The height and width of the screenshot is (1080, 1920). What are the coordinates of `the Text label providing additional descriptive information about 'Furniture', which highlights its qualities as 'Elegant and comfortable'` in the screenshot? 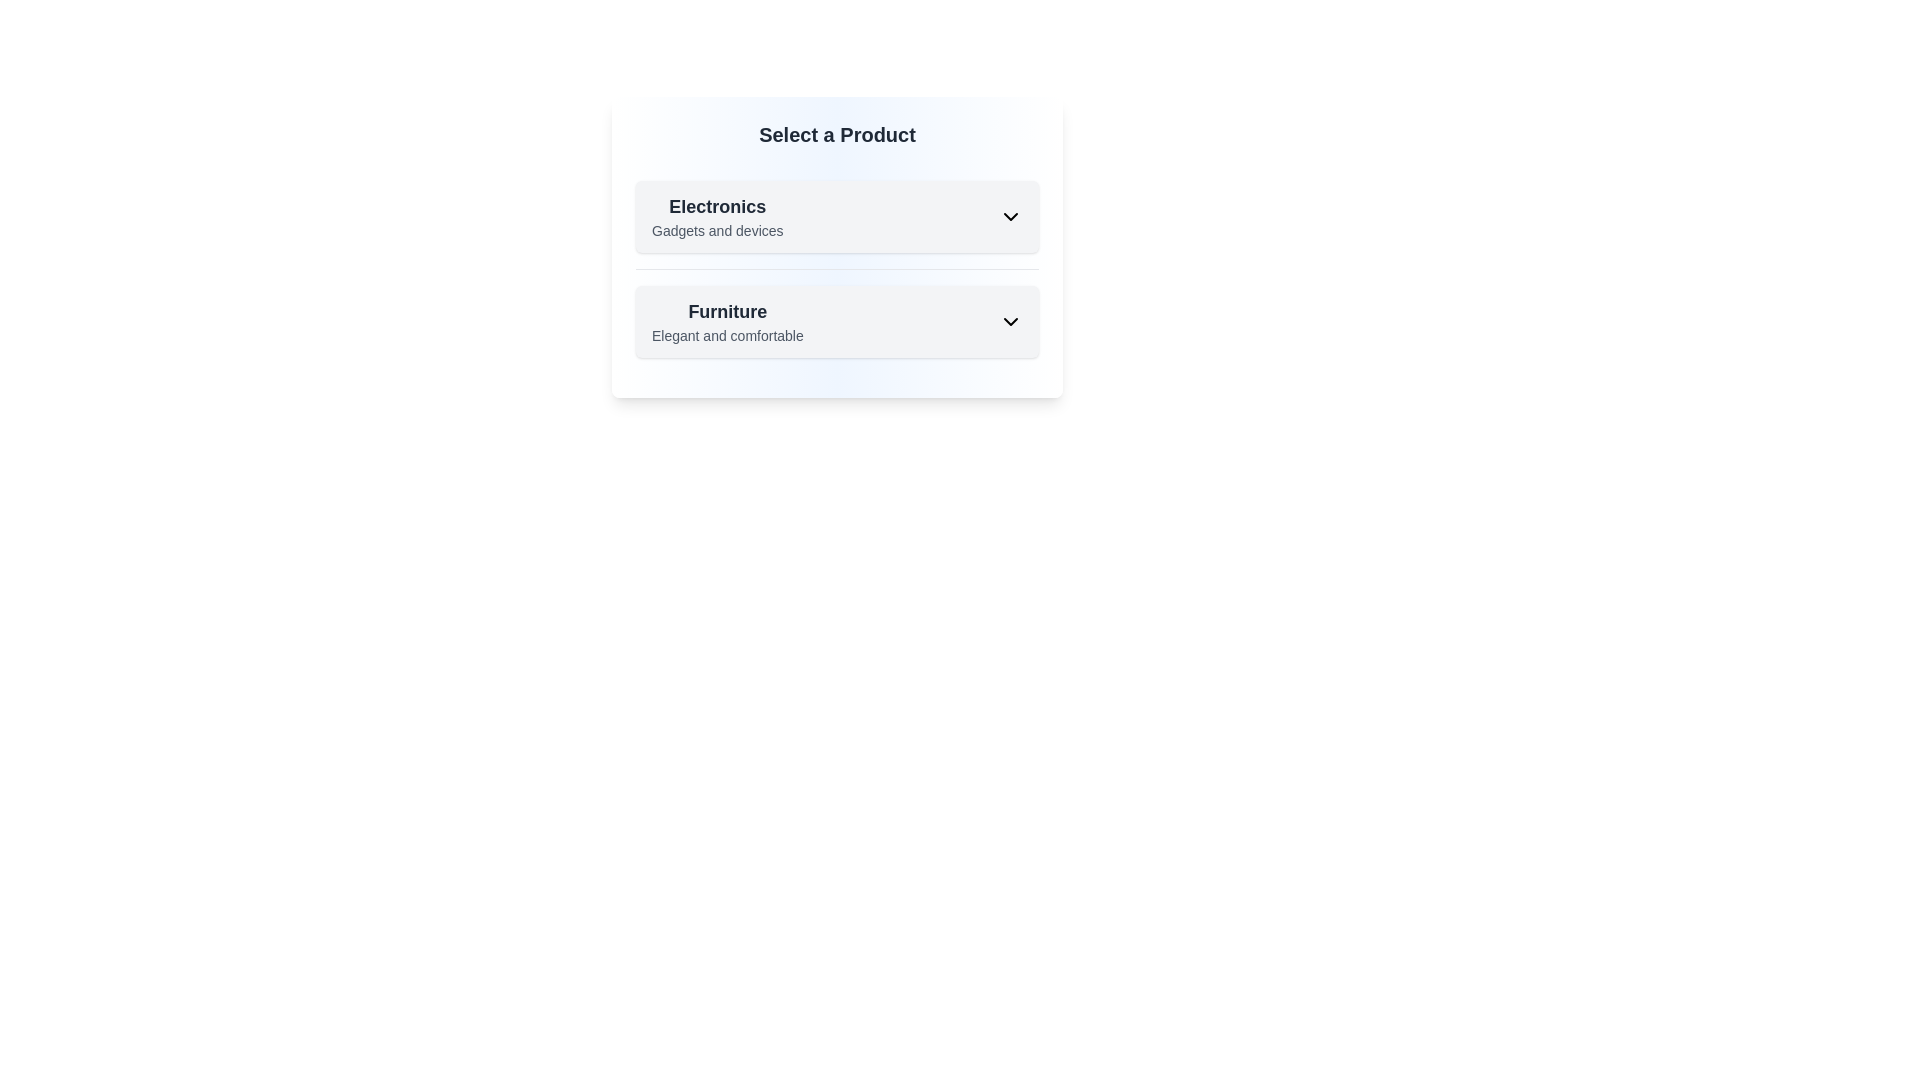 It's located at (726, 334).